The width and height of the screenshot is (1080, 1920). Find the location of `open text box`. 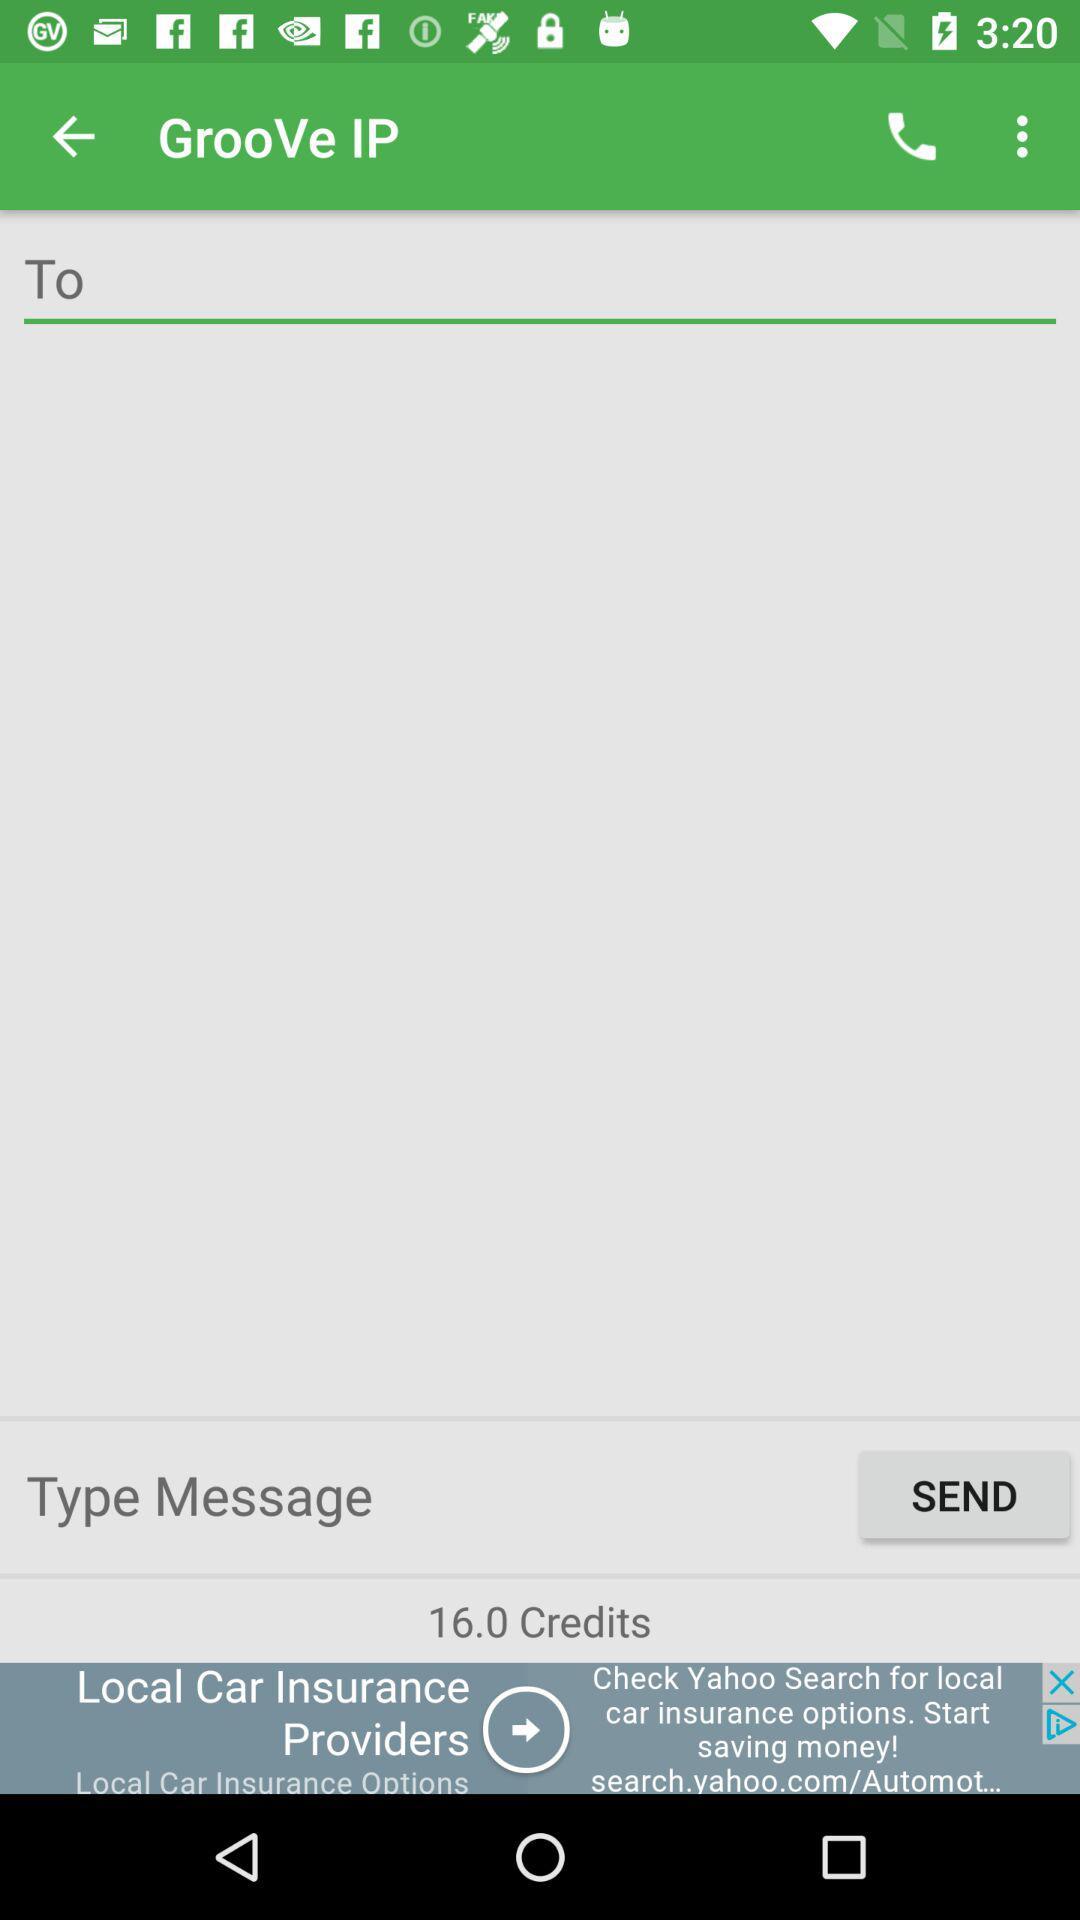

open text box is located at coordinates (436, 1494).